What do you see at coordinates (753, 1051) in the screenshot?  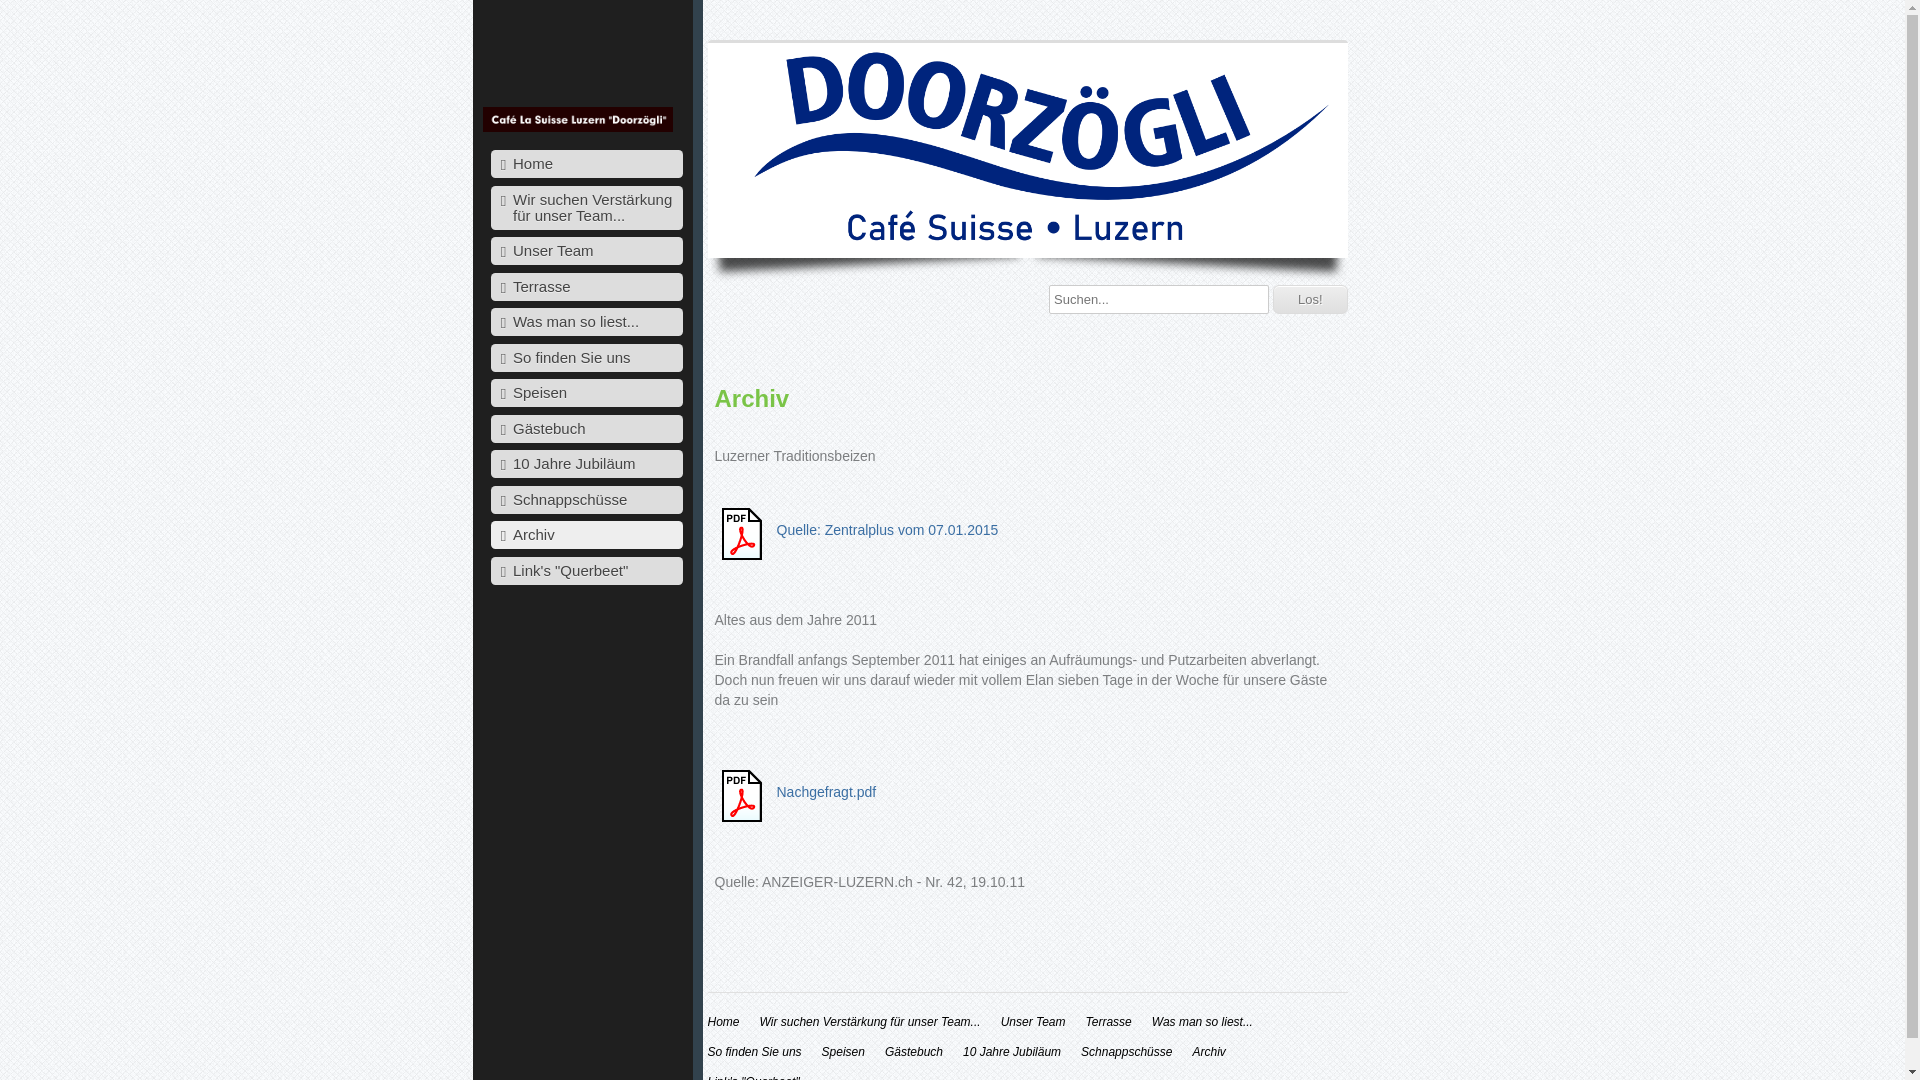 I see `'So finden Sie uns'` at bounding box center [753, 1051].